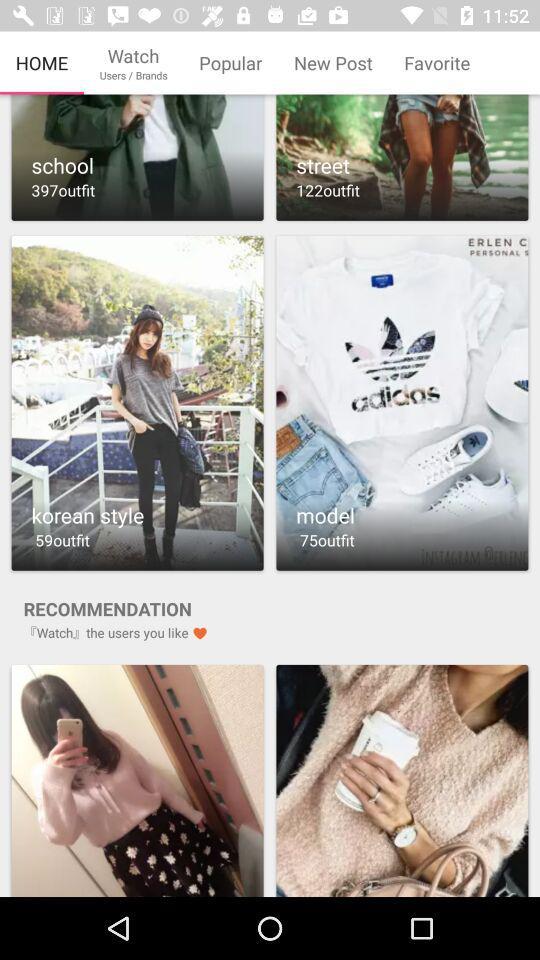 The image size is (540, 960). What do you see at coordinates (136, 777) in the screenshot?
I see `the first image which is under the recommendation` at bounding box center [136, 777].